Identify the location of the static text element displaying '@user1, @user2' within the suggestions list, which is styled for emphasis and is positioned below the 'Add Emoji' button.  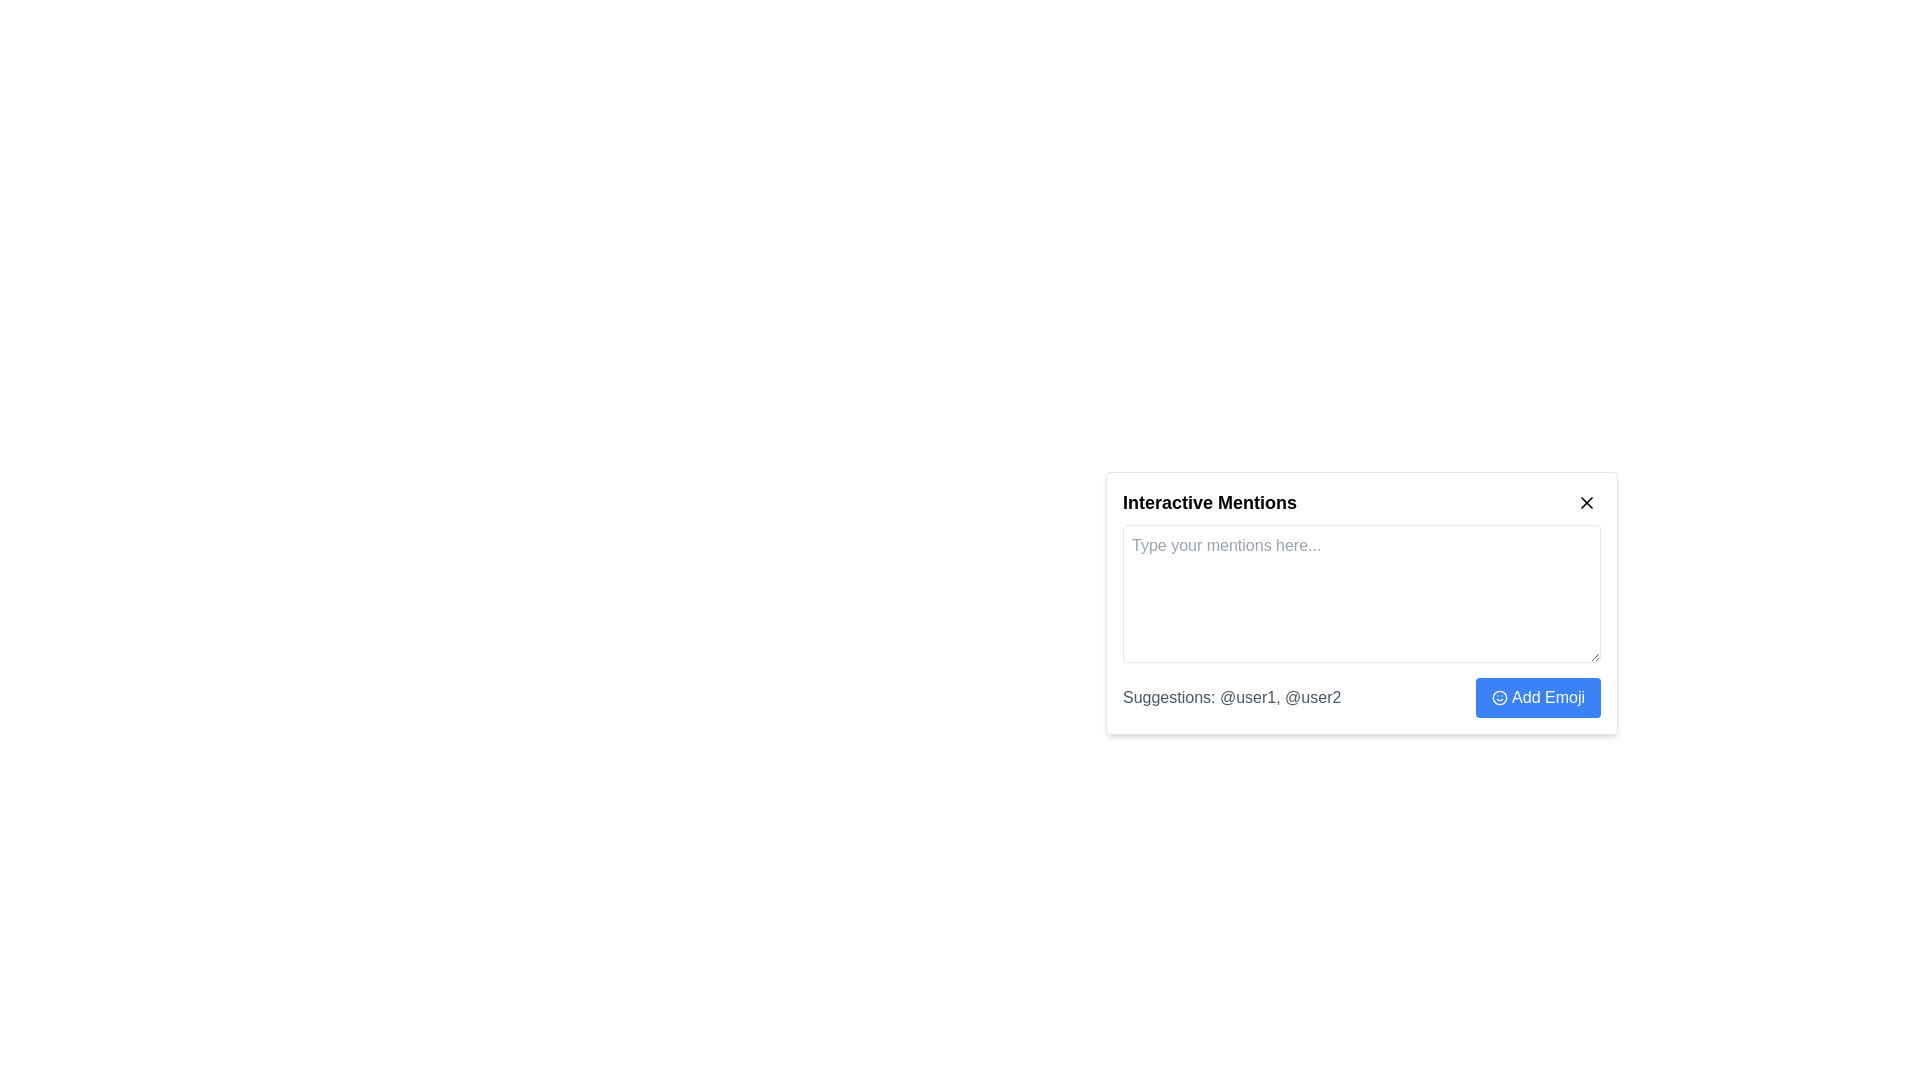
(1280, 696).